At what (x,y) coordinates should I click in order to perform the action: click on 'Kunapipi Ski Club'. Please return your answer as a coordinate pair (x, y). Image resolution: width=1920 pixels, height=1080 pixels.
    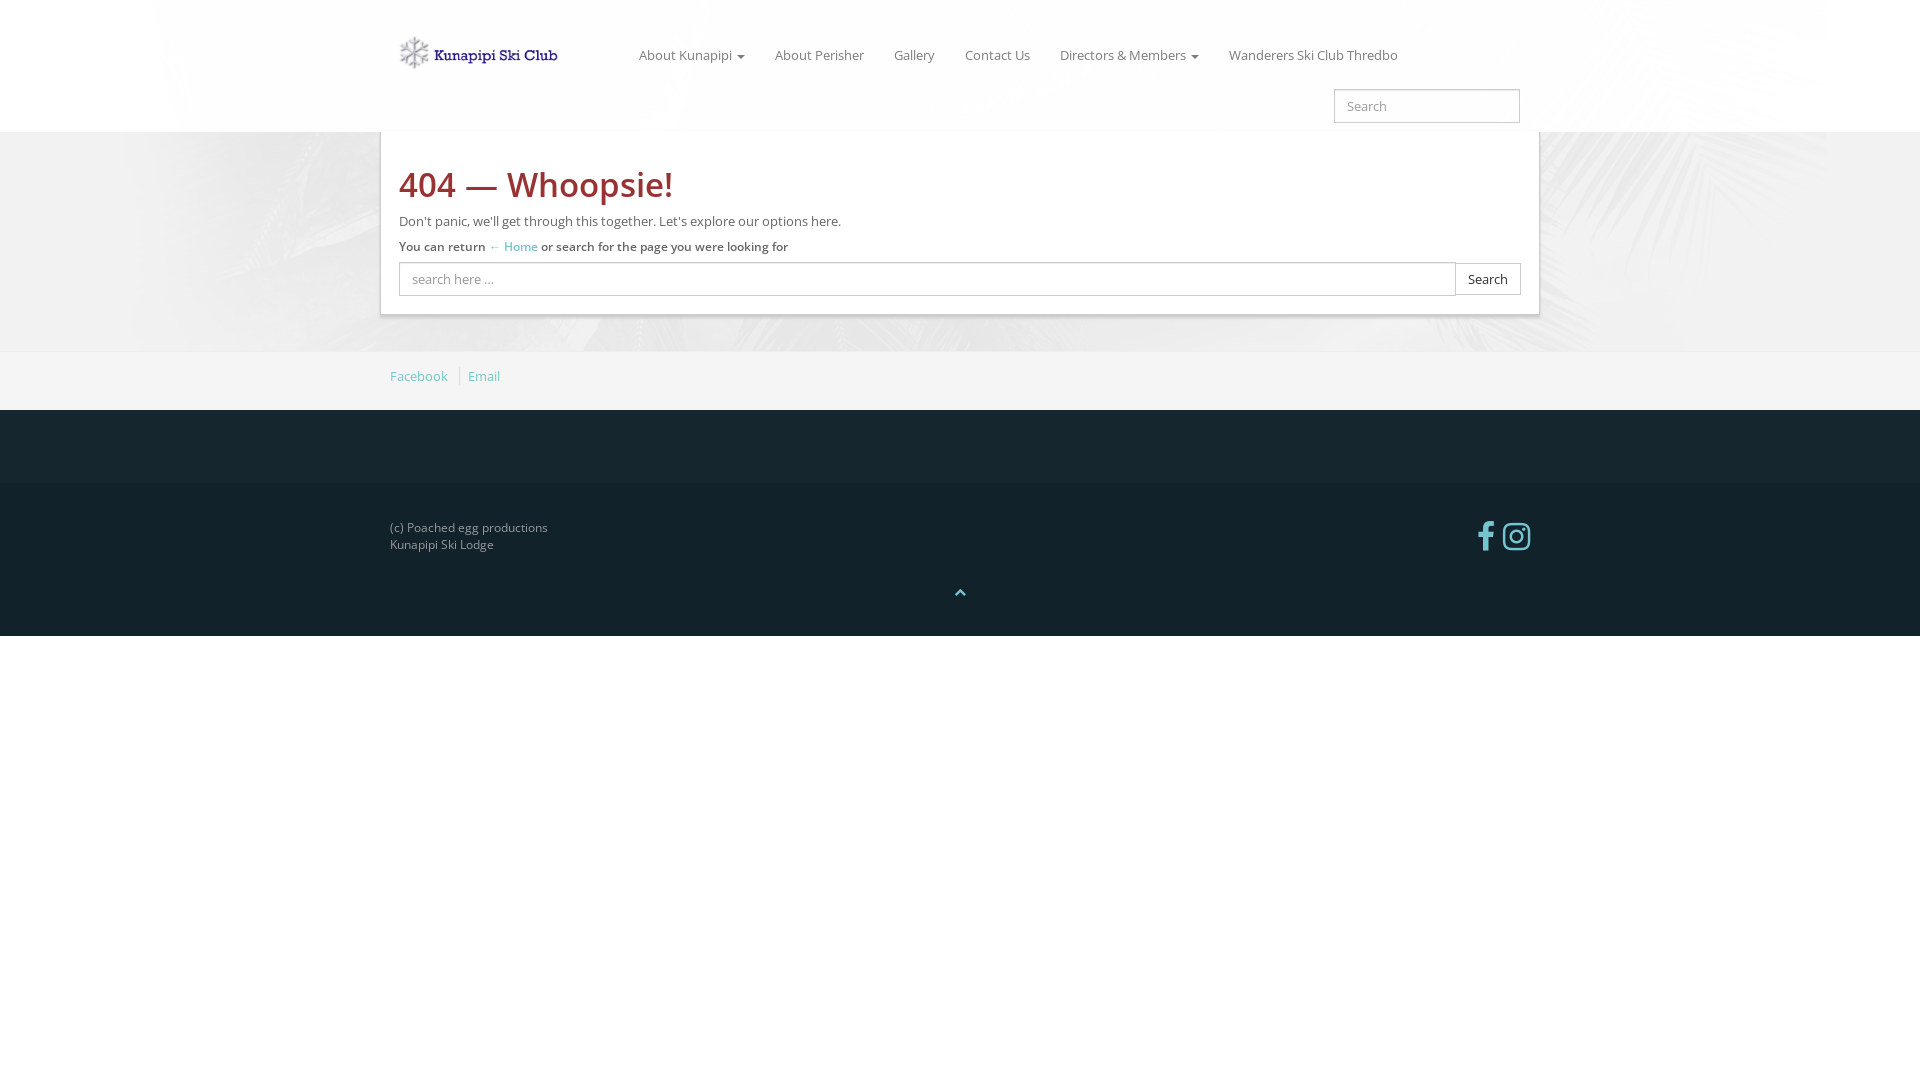
    Looking at the image, I should click on (502, 53).